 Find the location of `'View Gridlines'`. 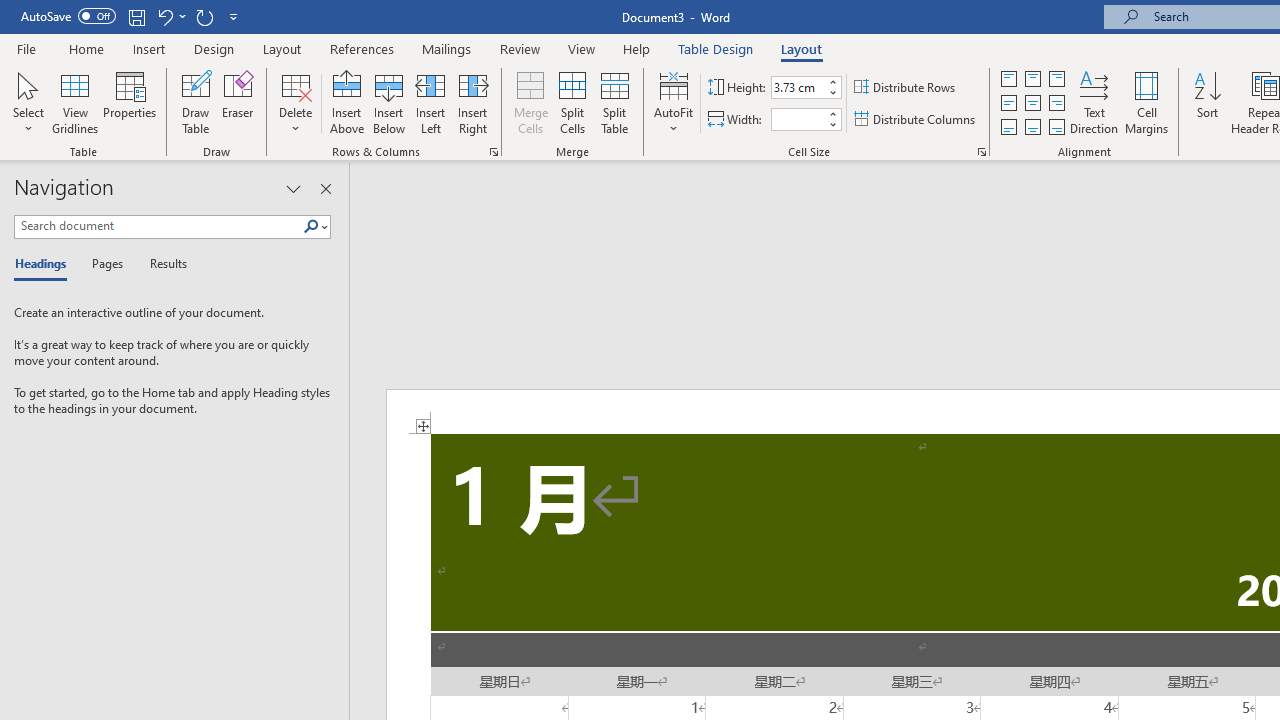

'View Gridlines' is located at coordinates (75, 103).